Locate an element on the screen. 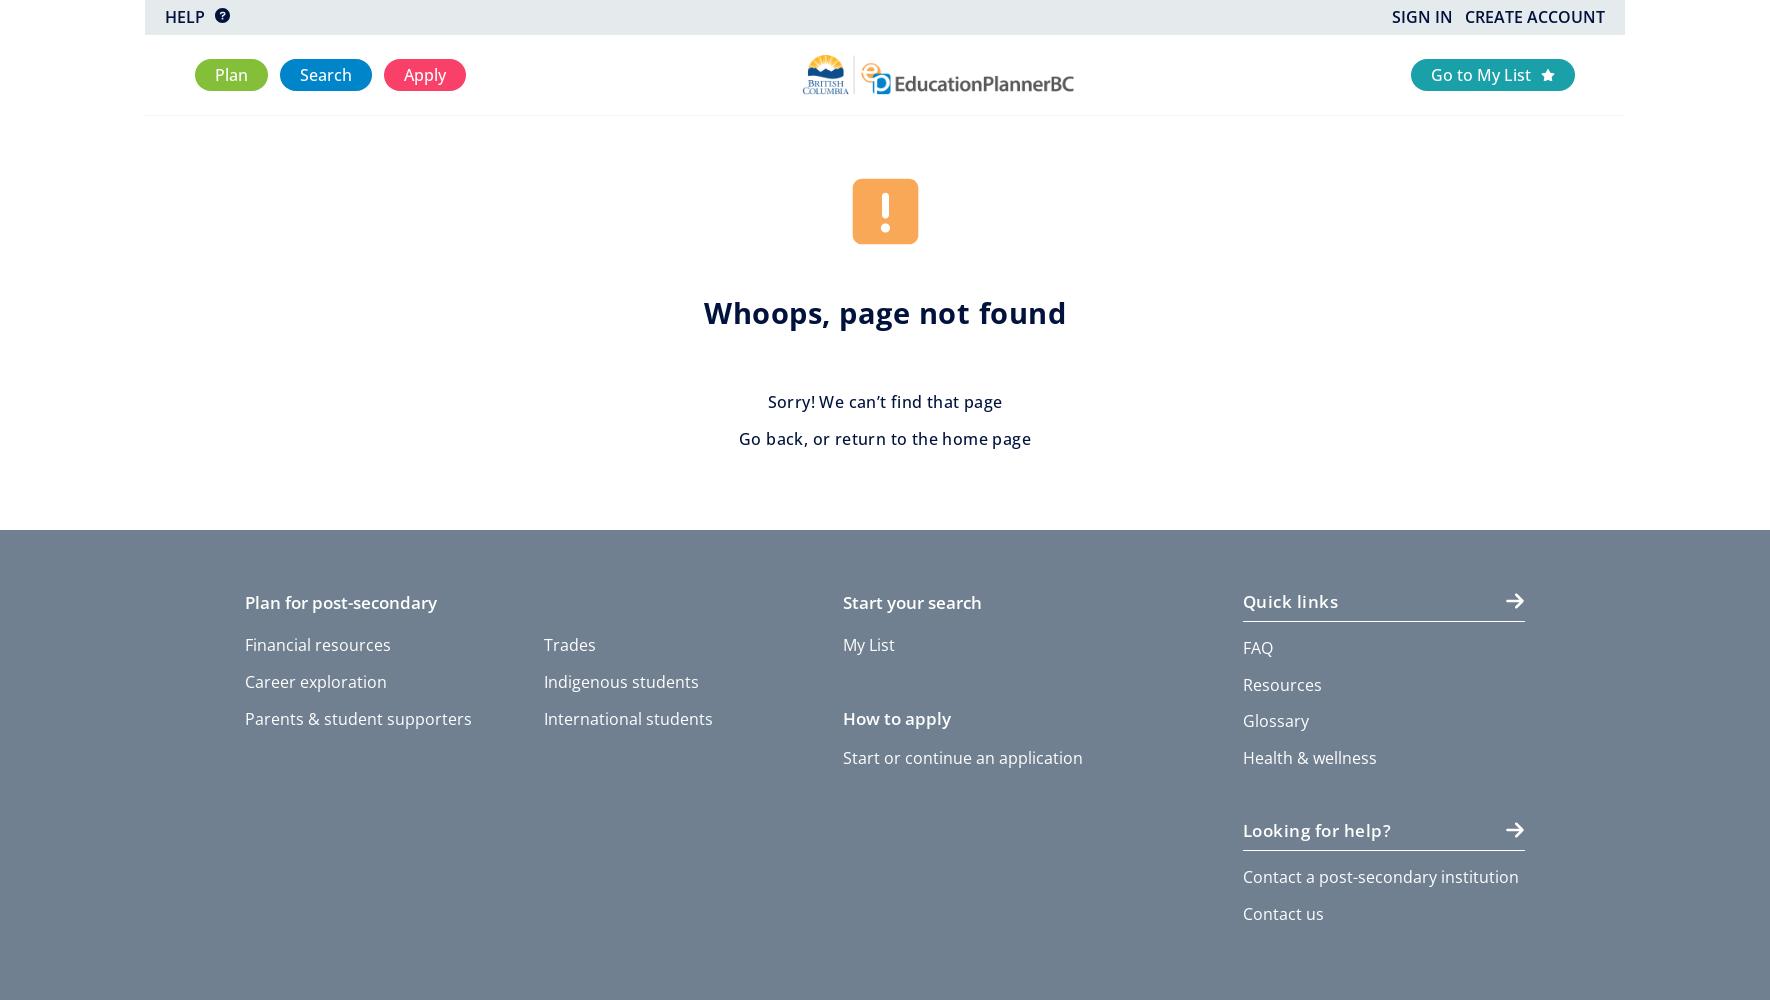  'Search' is located at coordinates (299, 73).